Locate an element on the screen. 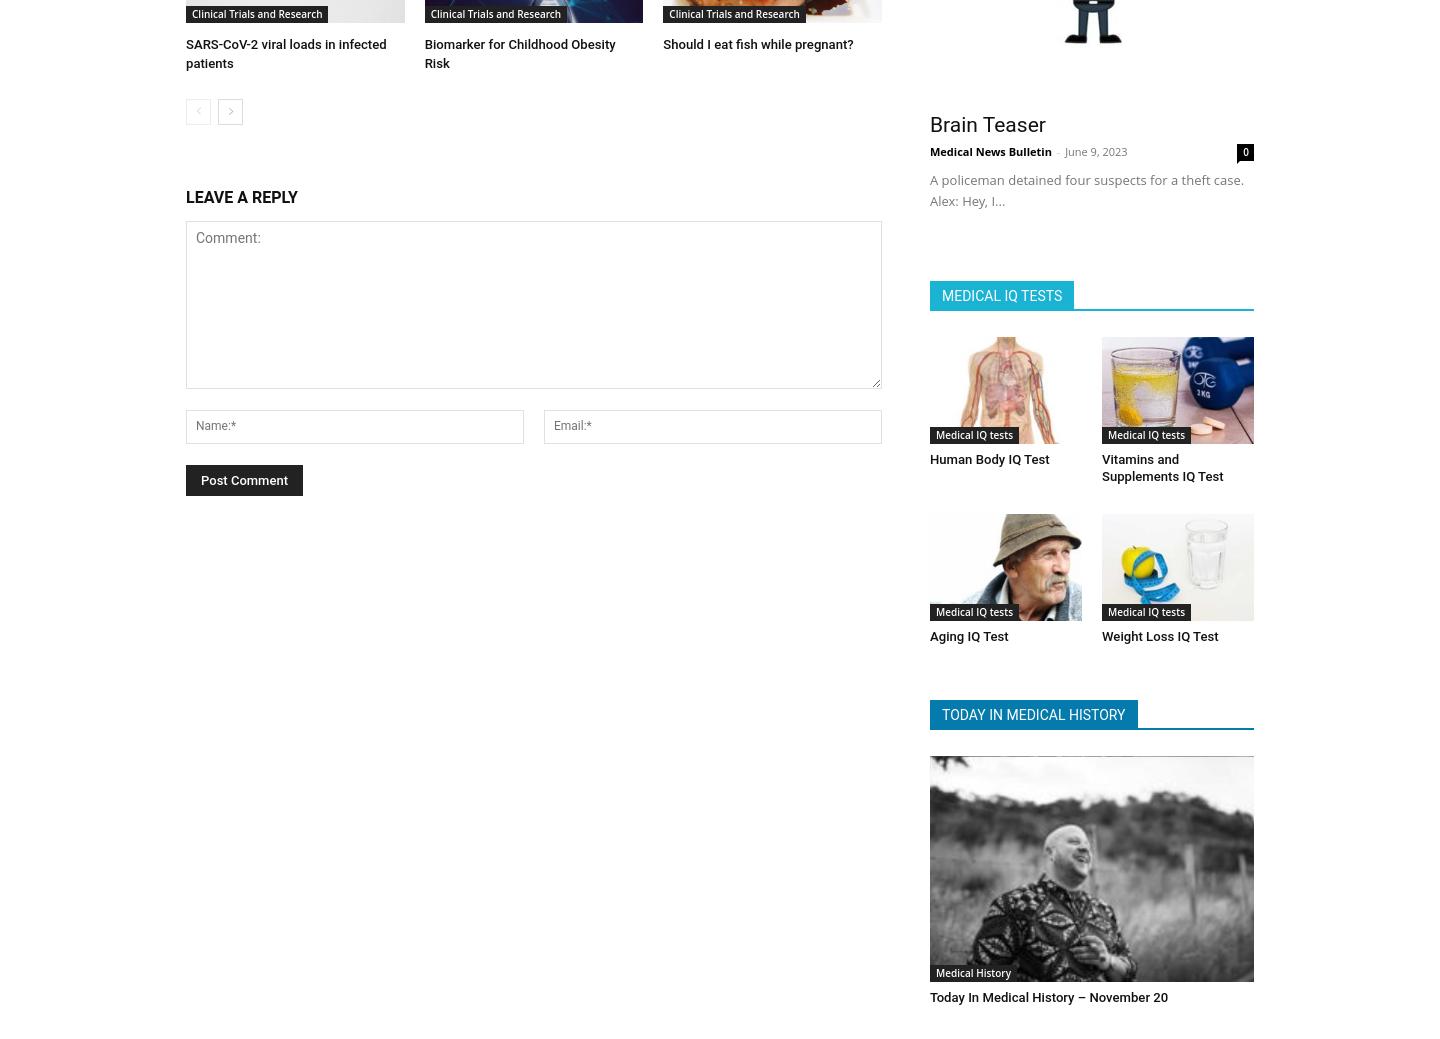  '0' is located at coordinates (1244, 146).